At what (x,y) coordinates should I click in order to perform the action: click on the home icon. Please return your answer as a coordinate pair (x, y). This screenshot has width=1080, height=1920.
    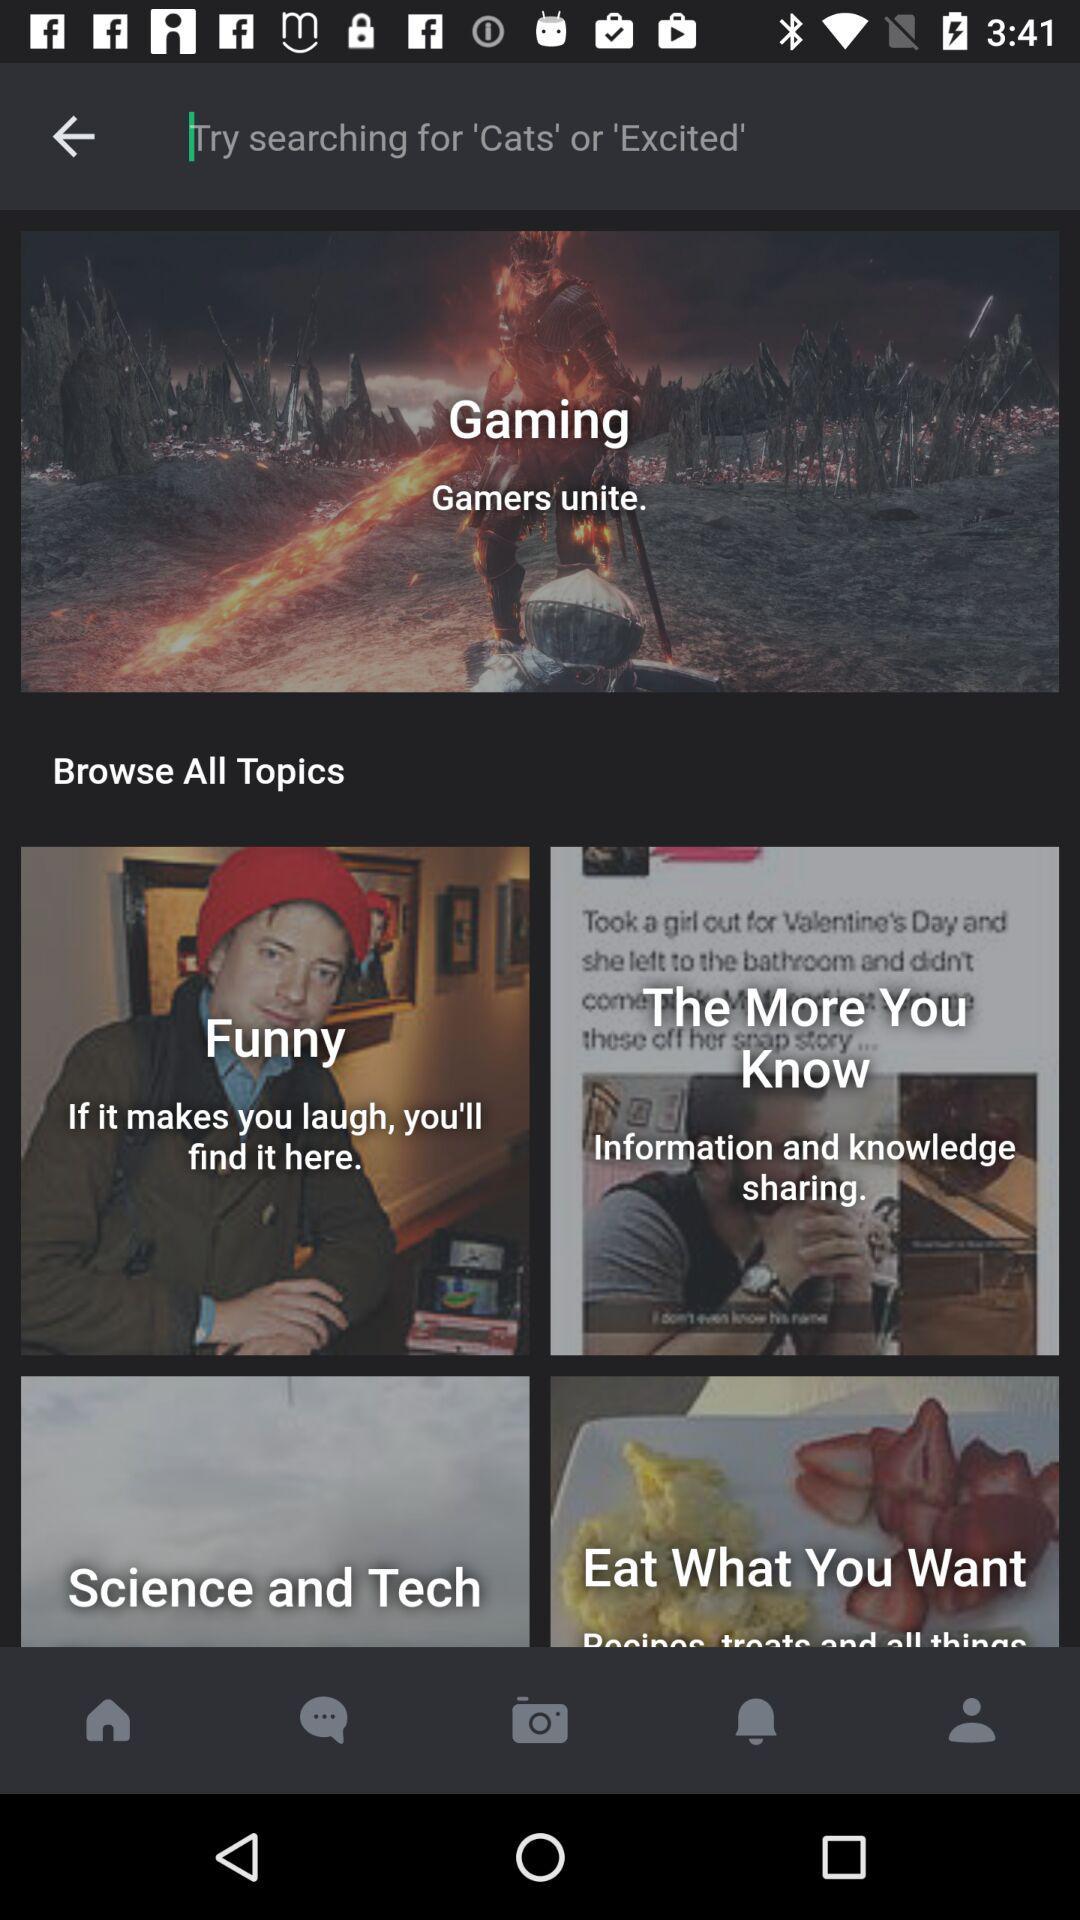
    Looking at the image, I should click on (108, 1719).